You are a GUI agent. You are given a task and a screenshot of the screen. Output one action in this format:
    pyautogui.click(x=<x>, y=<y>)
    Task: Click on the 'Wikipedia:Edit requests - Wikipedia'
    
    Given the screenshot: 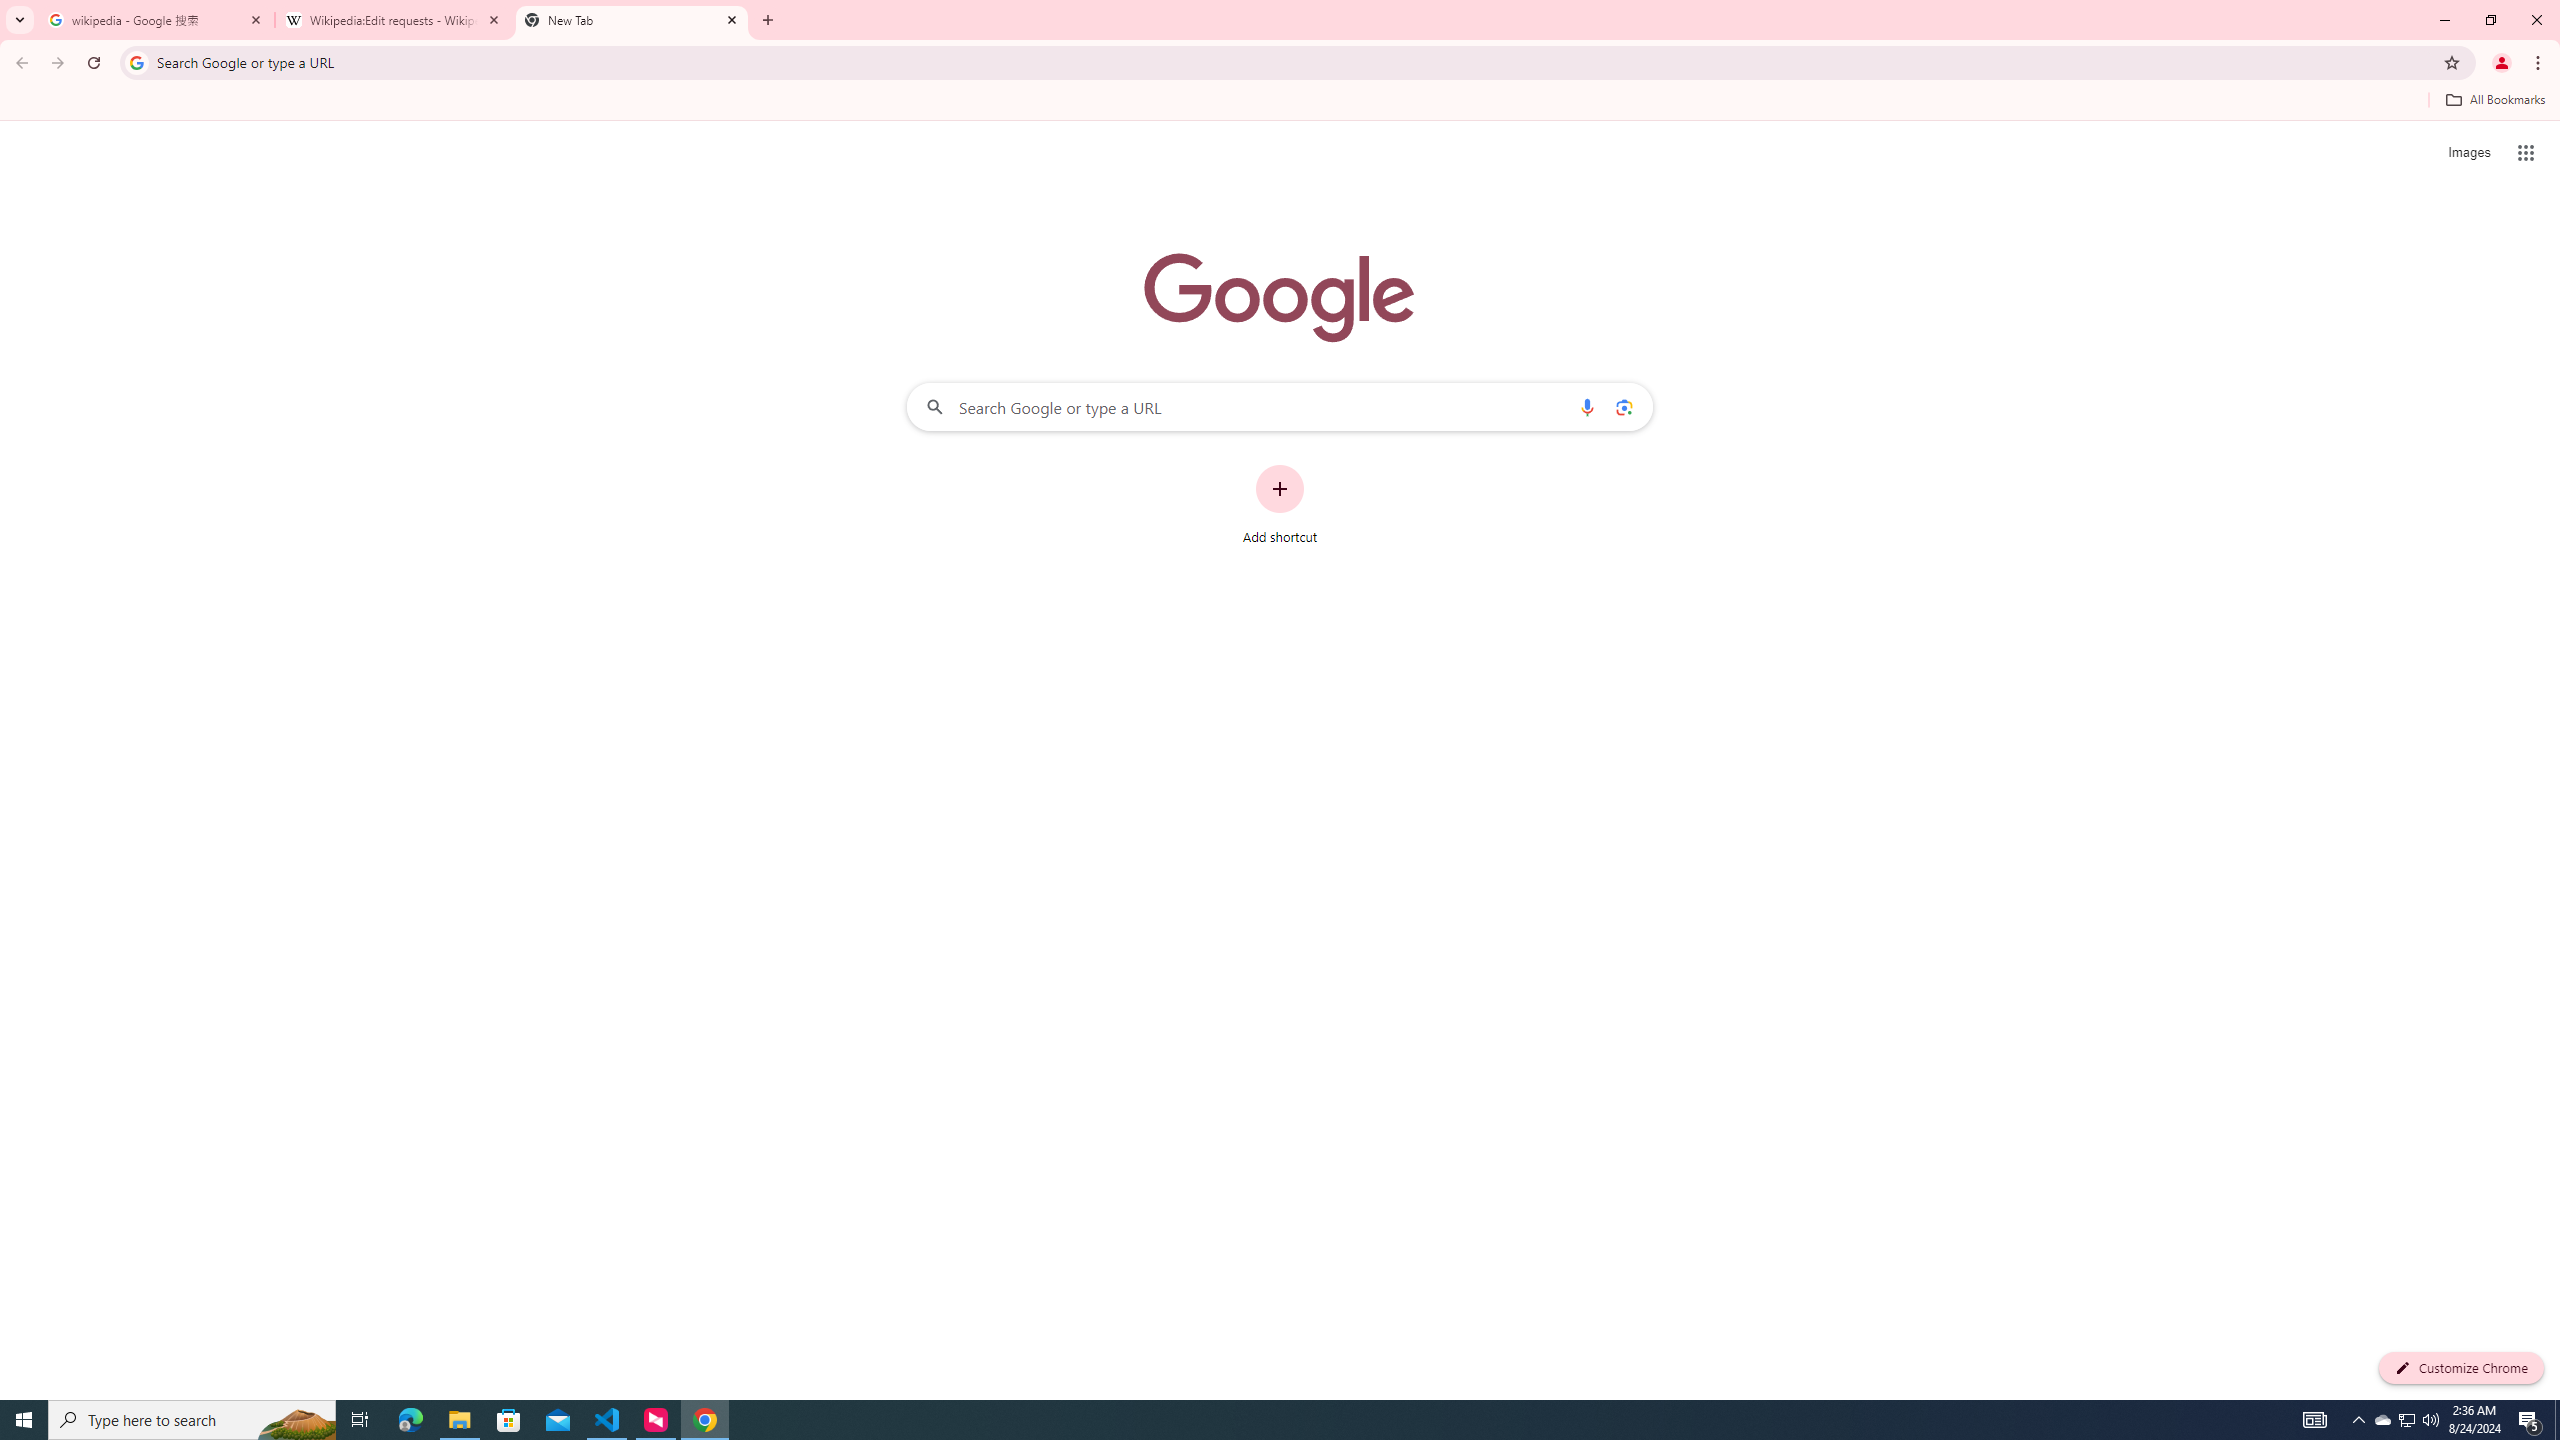 What is the action you would take?
    pyautogui.click(x=394, y=19)
    